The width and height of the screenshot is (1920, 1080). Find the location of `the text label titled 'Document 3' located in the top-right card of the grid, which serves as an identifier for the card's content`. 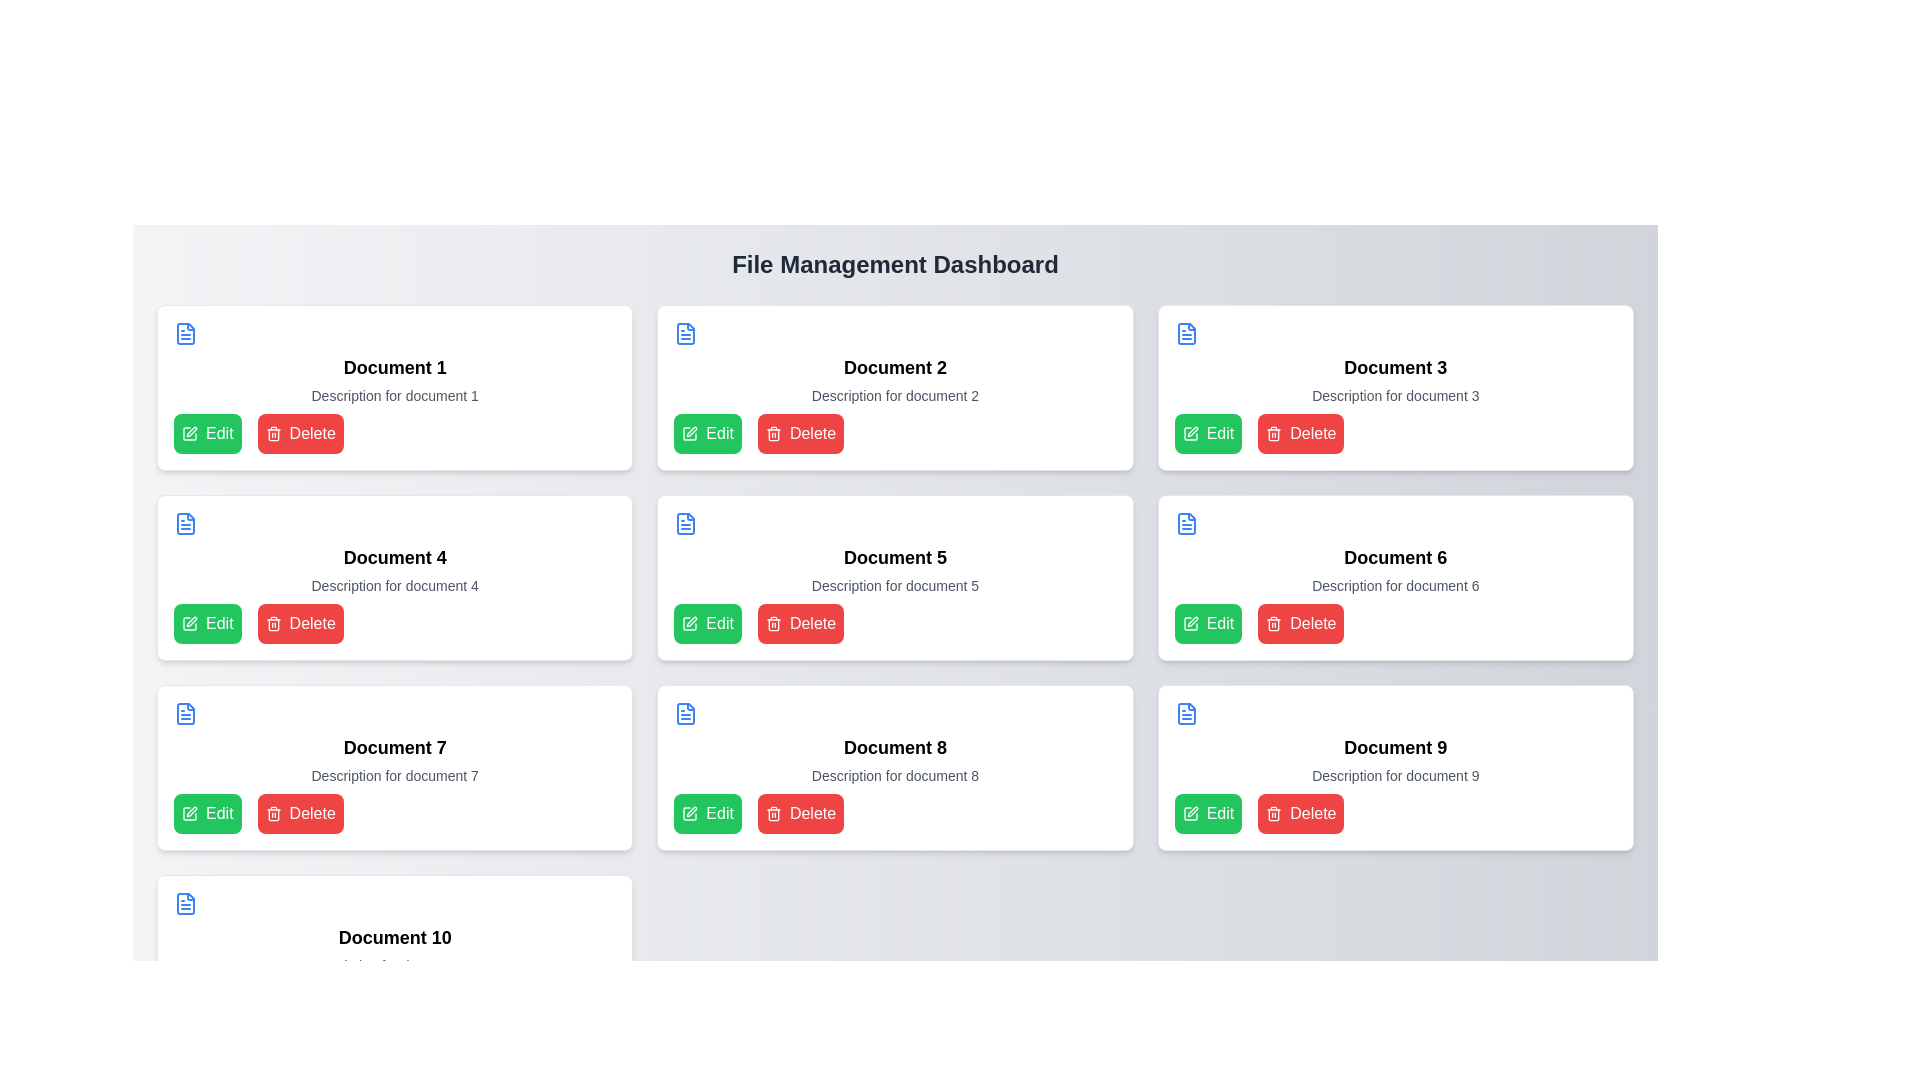

the text label titled 'Document 3' located in the top-right card of the grid, which serves as an identifier for the card's content is located at coordinates (1394, 367).